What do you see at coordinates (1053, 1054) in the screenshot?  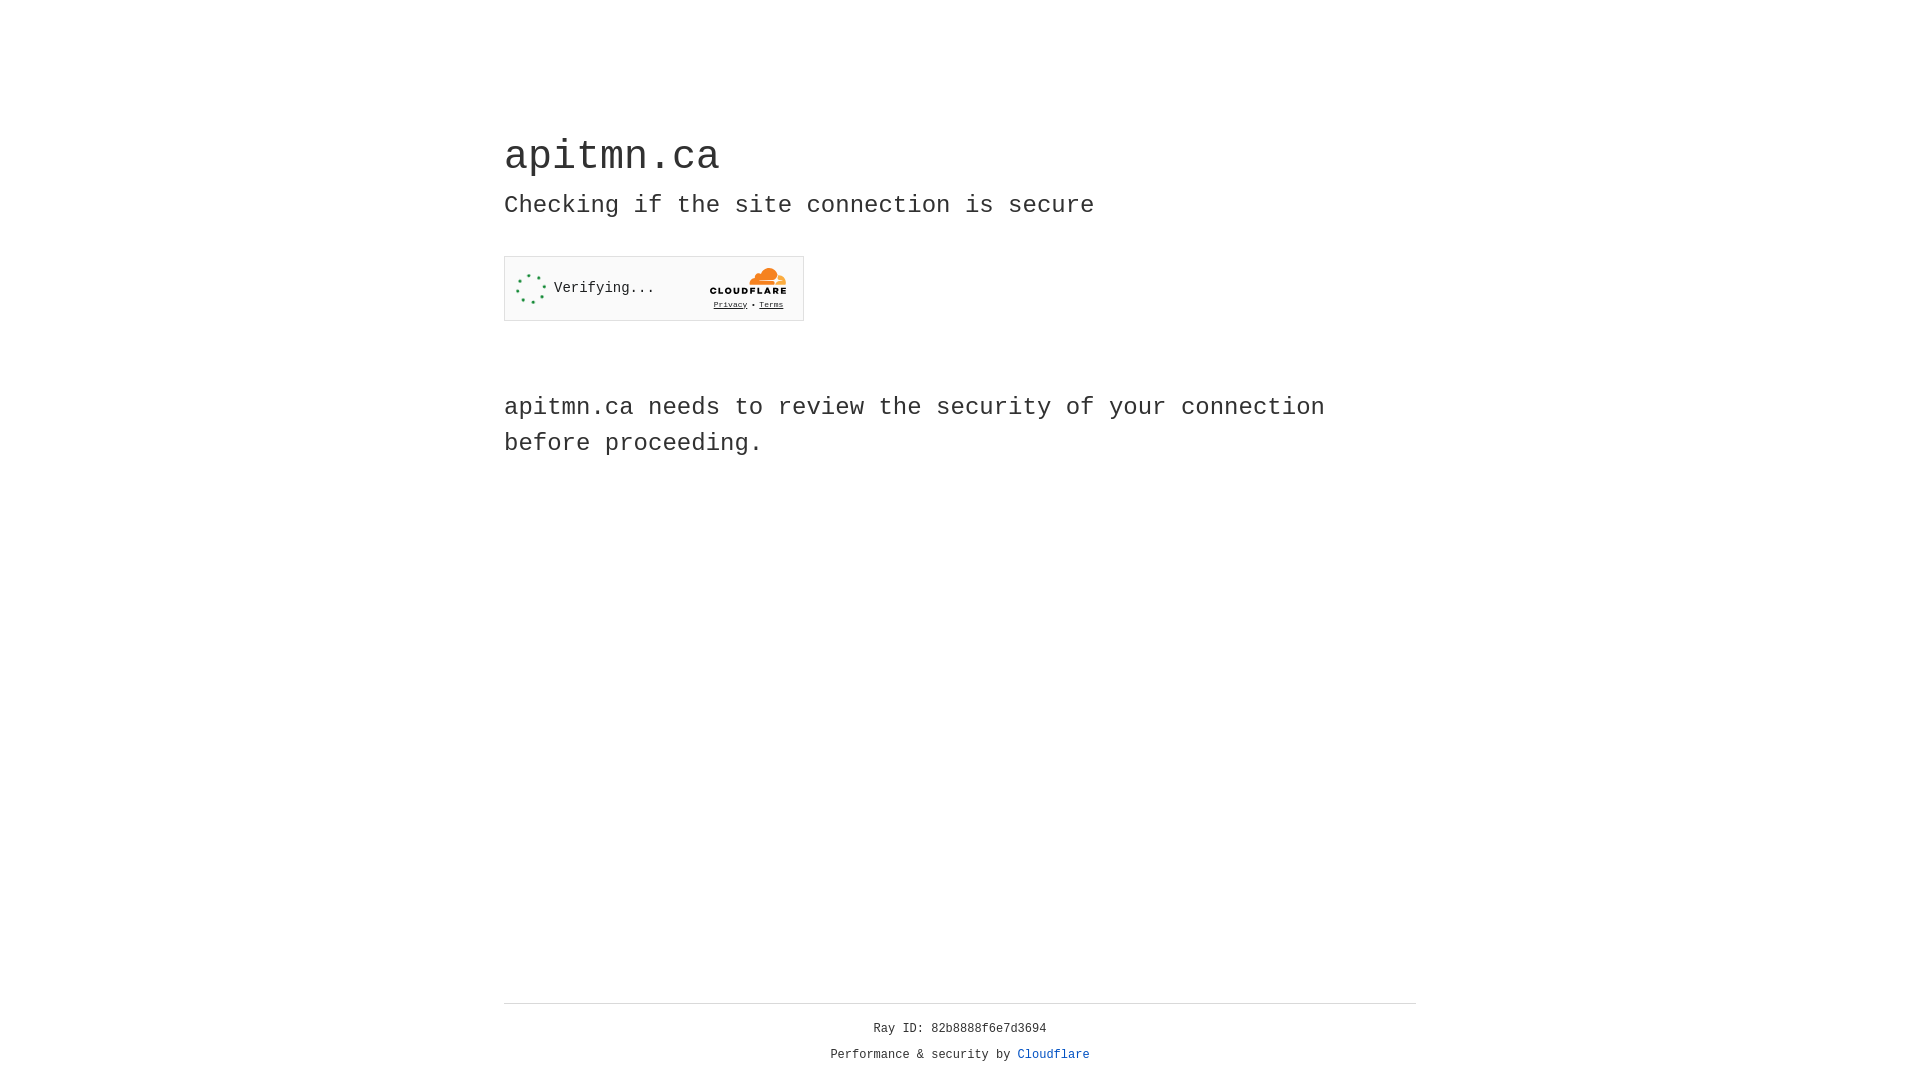 I see `'Cloudflare'` at bounding box center [1053, 1054].